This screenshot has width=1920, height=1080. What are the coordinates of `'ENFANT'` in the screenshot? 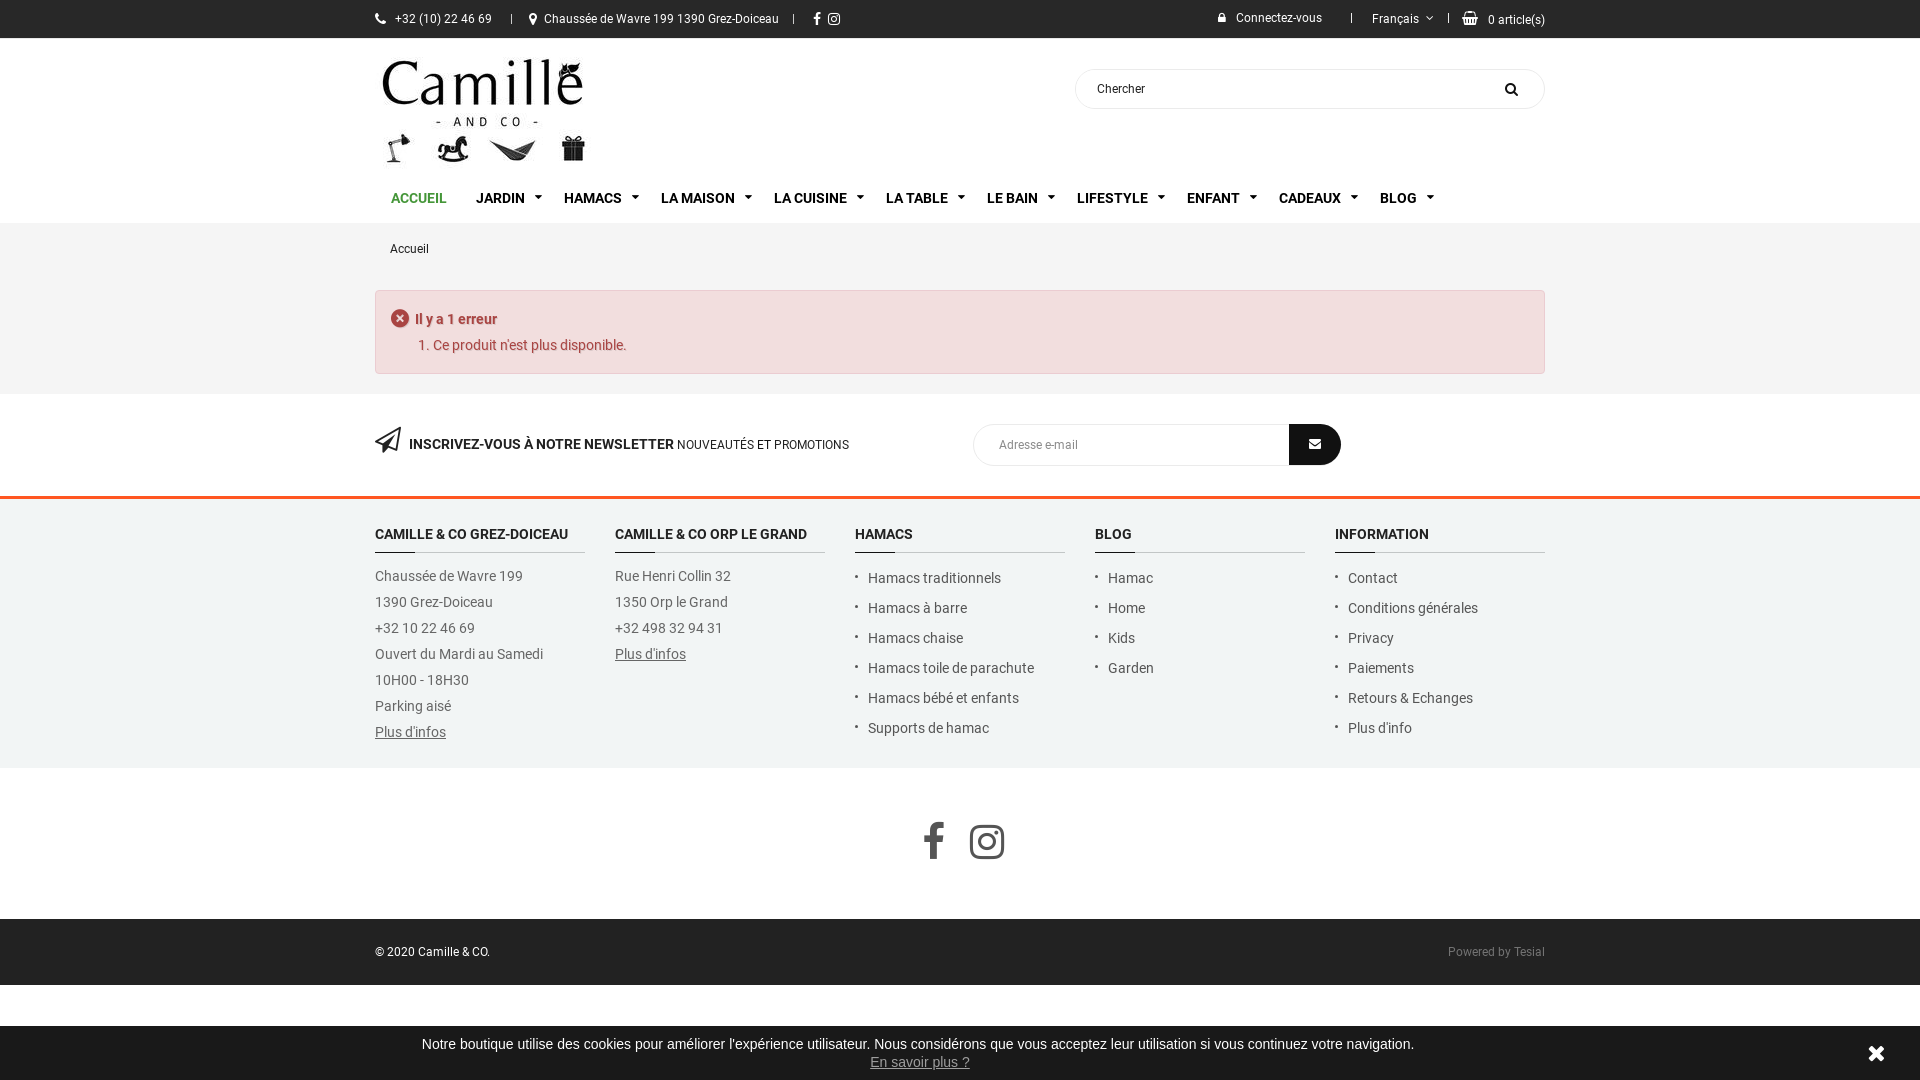 It's located at (1175, 197).